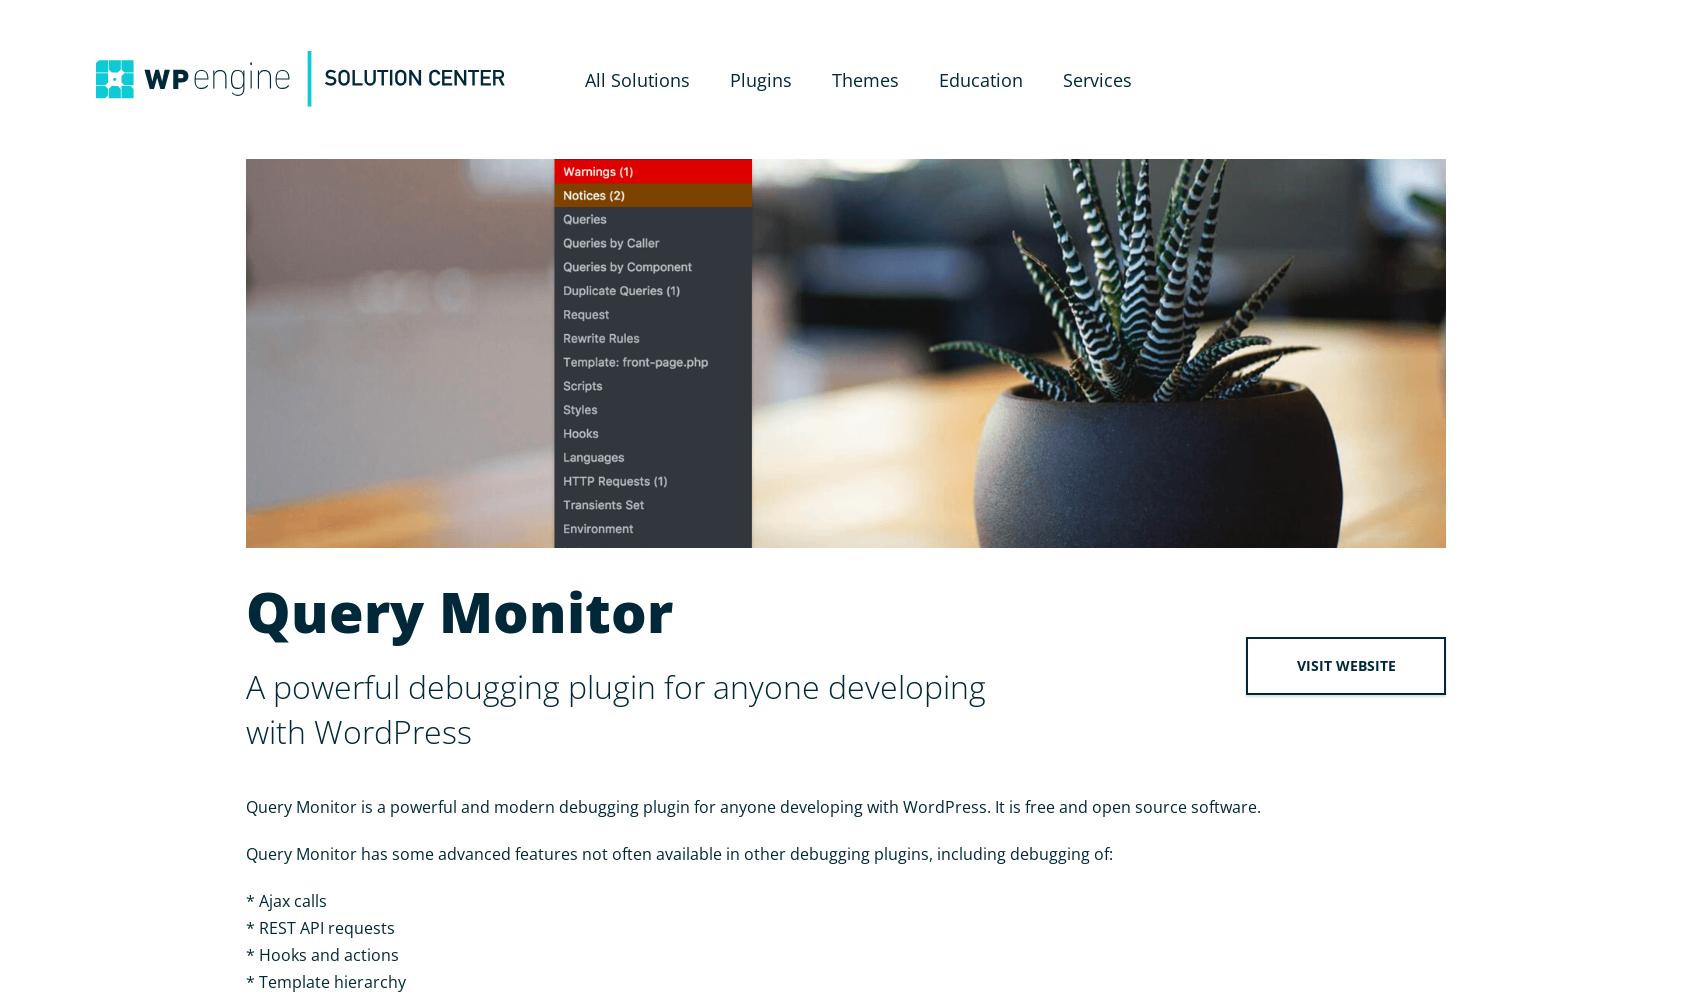 Image resolution: width=1692 pixels, height=1000 pixels. Describe the element at coordinates (285, 901) in the screenshot. I see `'* Ajax calls'` at that location.